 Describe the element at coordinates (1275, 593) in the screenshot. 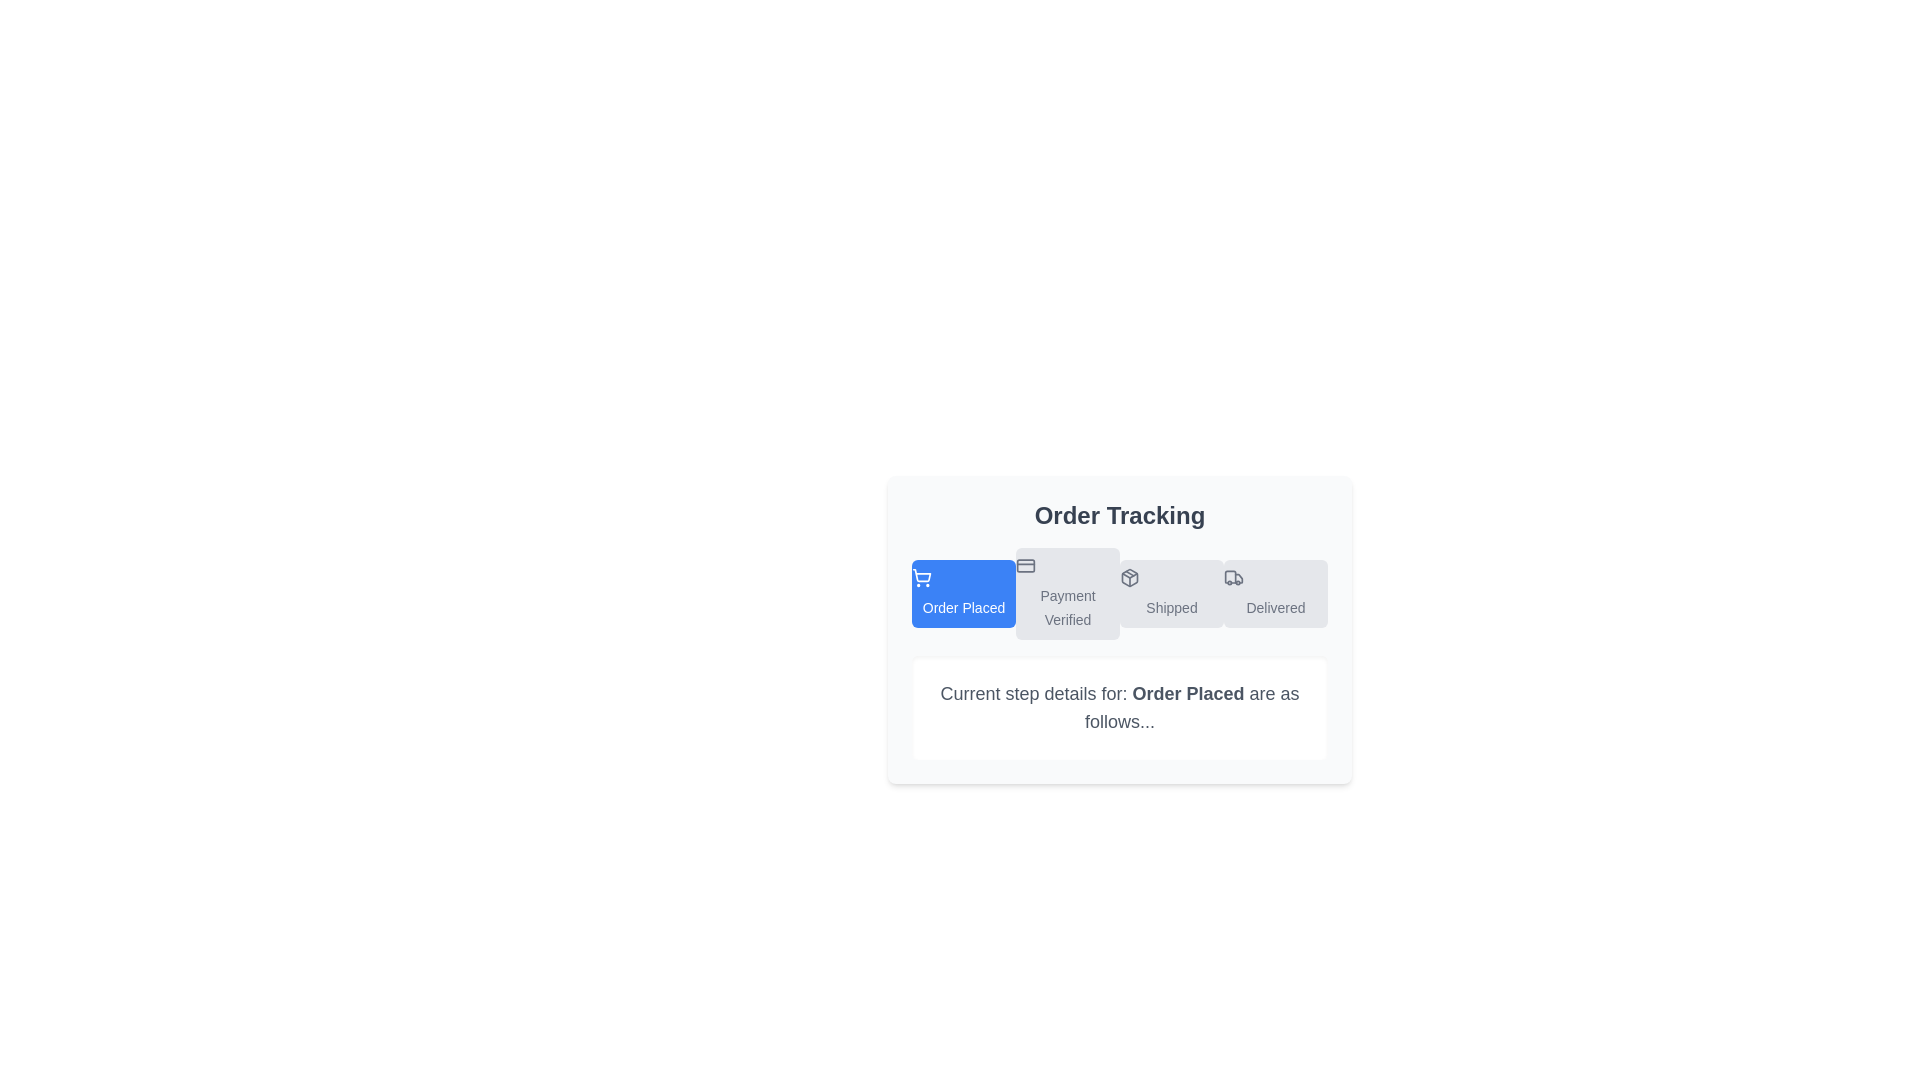

I see `the visual indicator representing the 'Delivered' status in the progress tracker, which is the last step in the order lifecycle` at that location.